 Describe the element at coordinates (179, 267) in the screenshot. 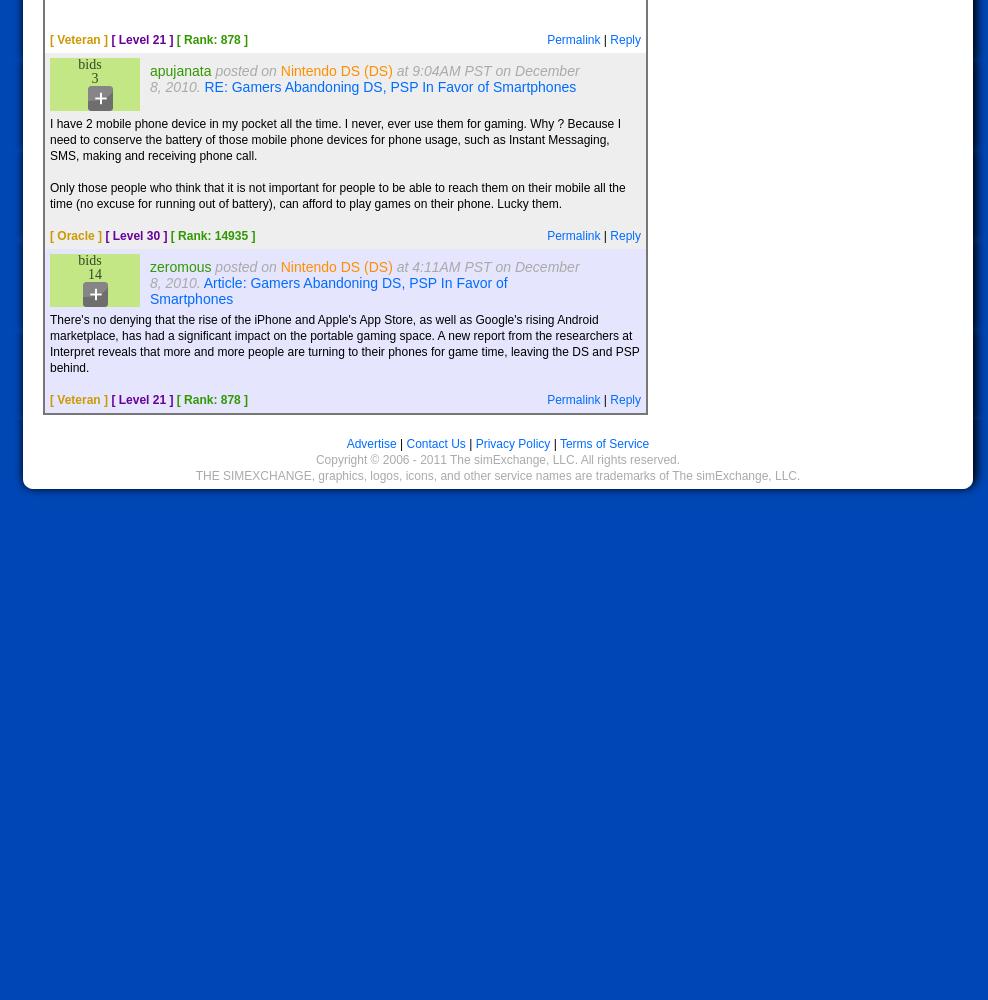

I see `'zeromous'` at that location.